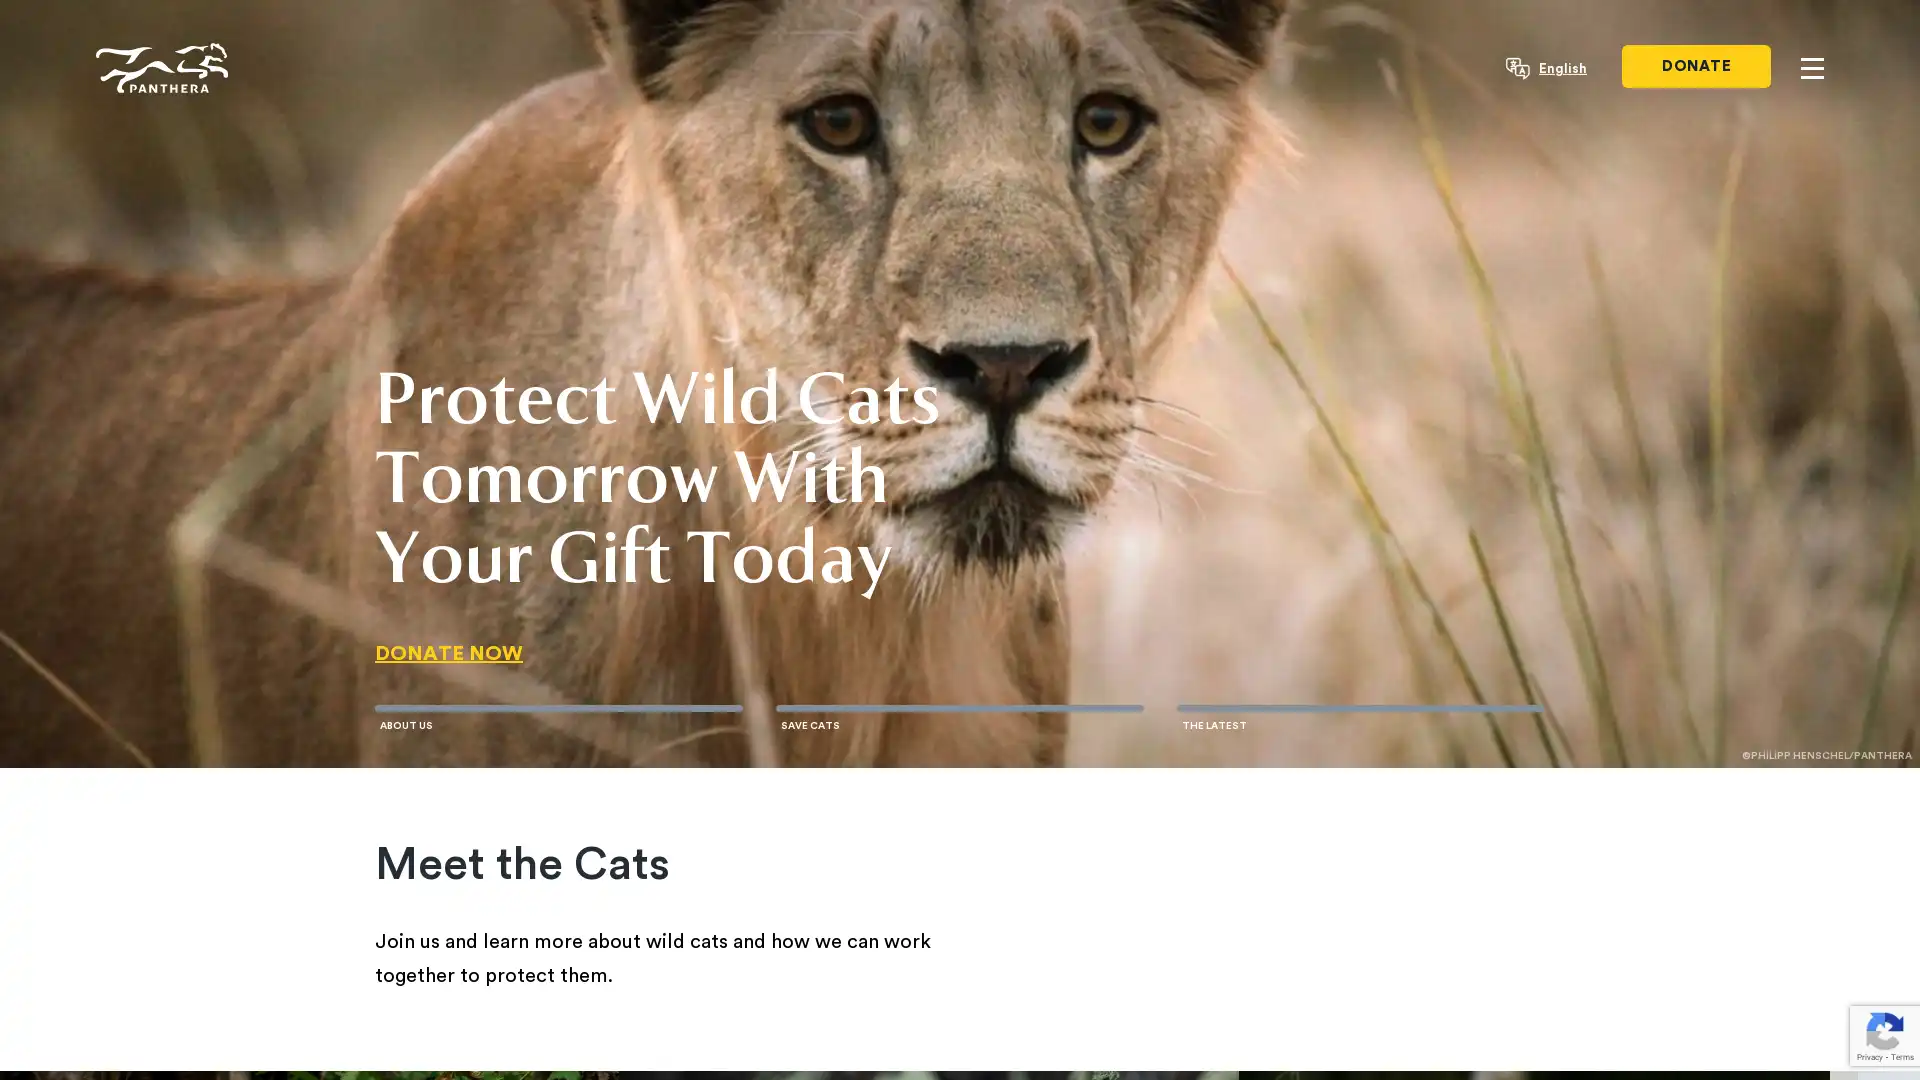  I want to click on Go to slide 1, so click(558, 707).